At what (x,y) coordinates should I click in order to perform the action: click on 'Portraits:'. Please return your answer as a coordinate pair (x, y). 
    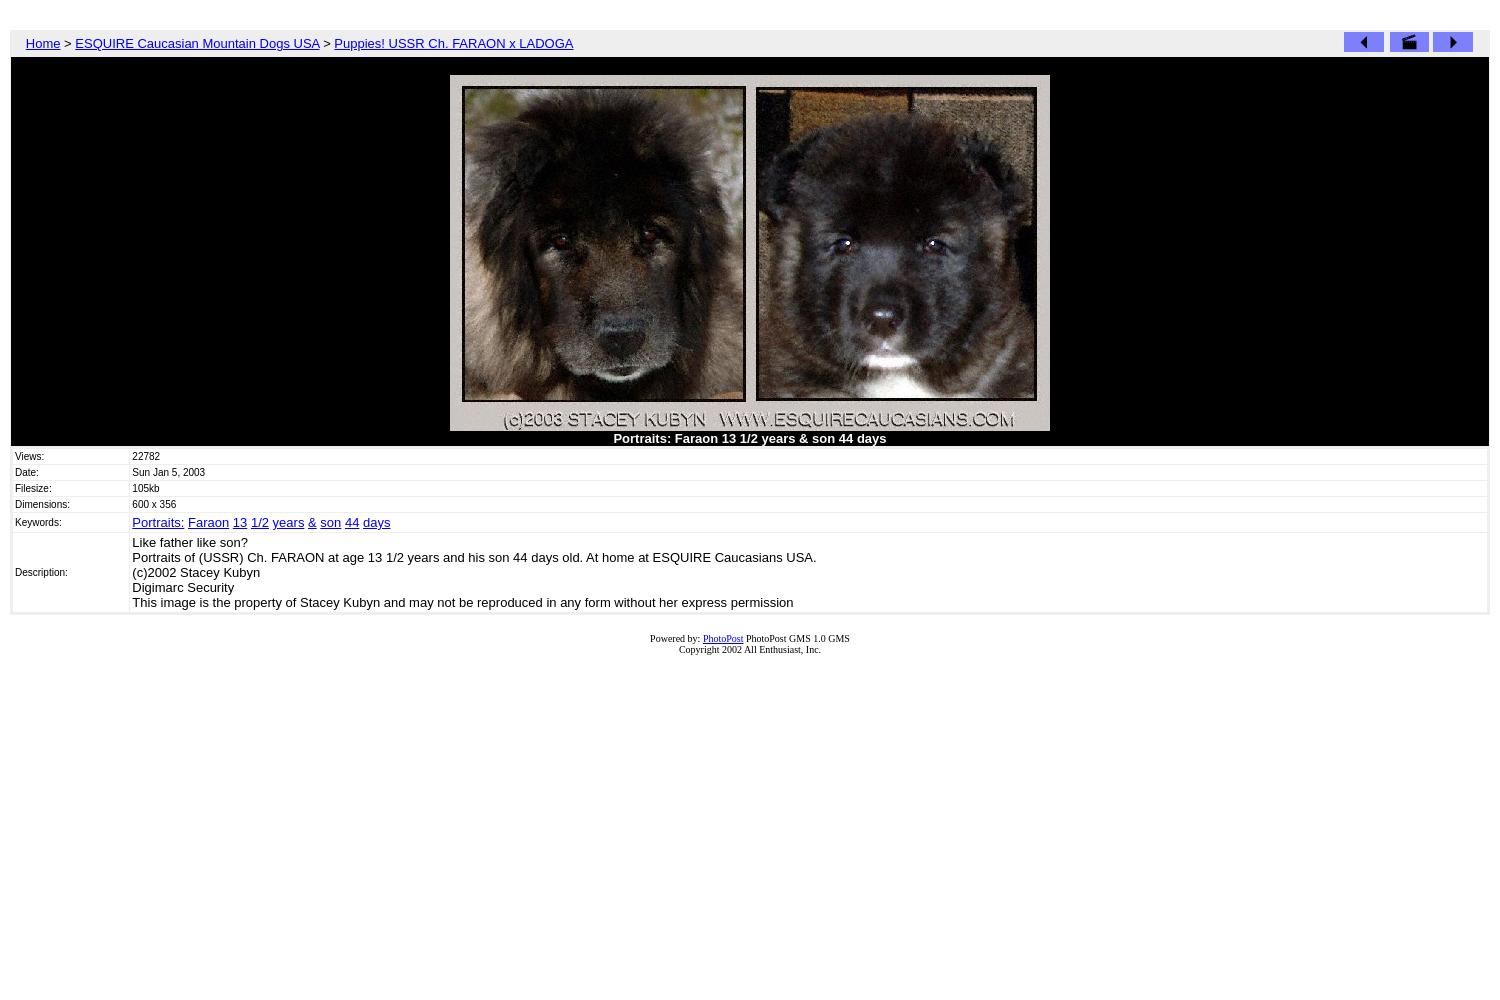
    Looking at the image, I should click on (157, 522).